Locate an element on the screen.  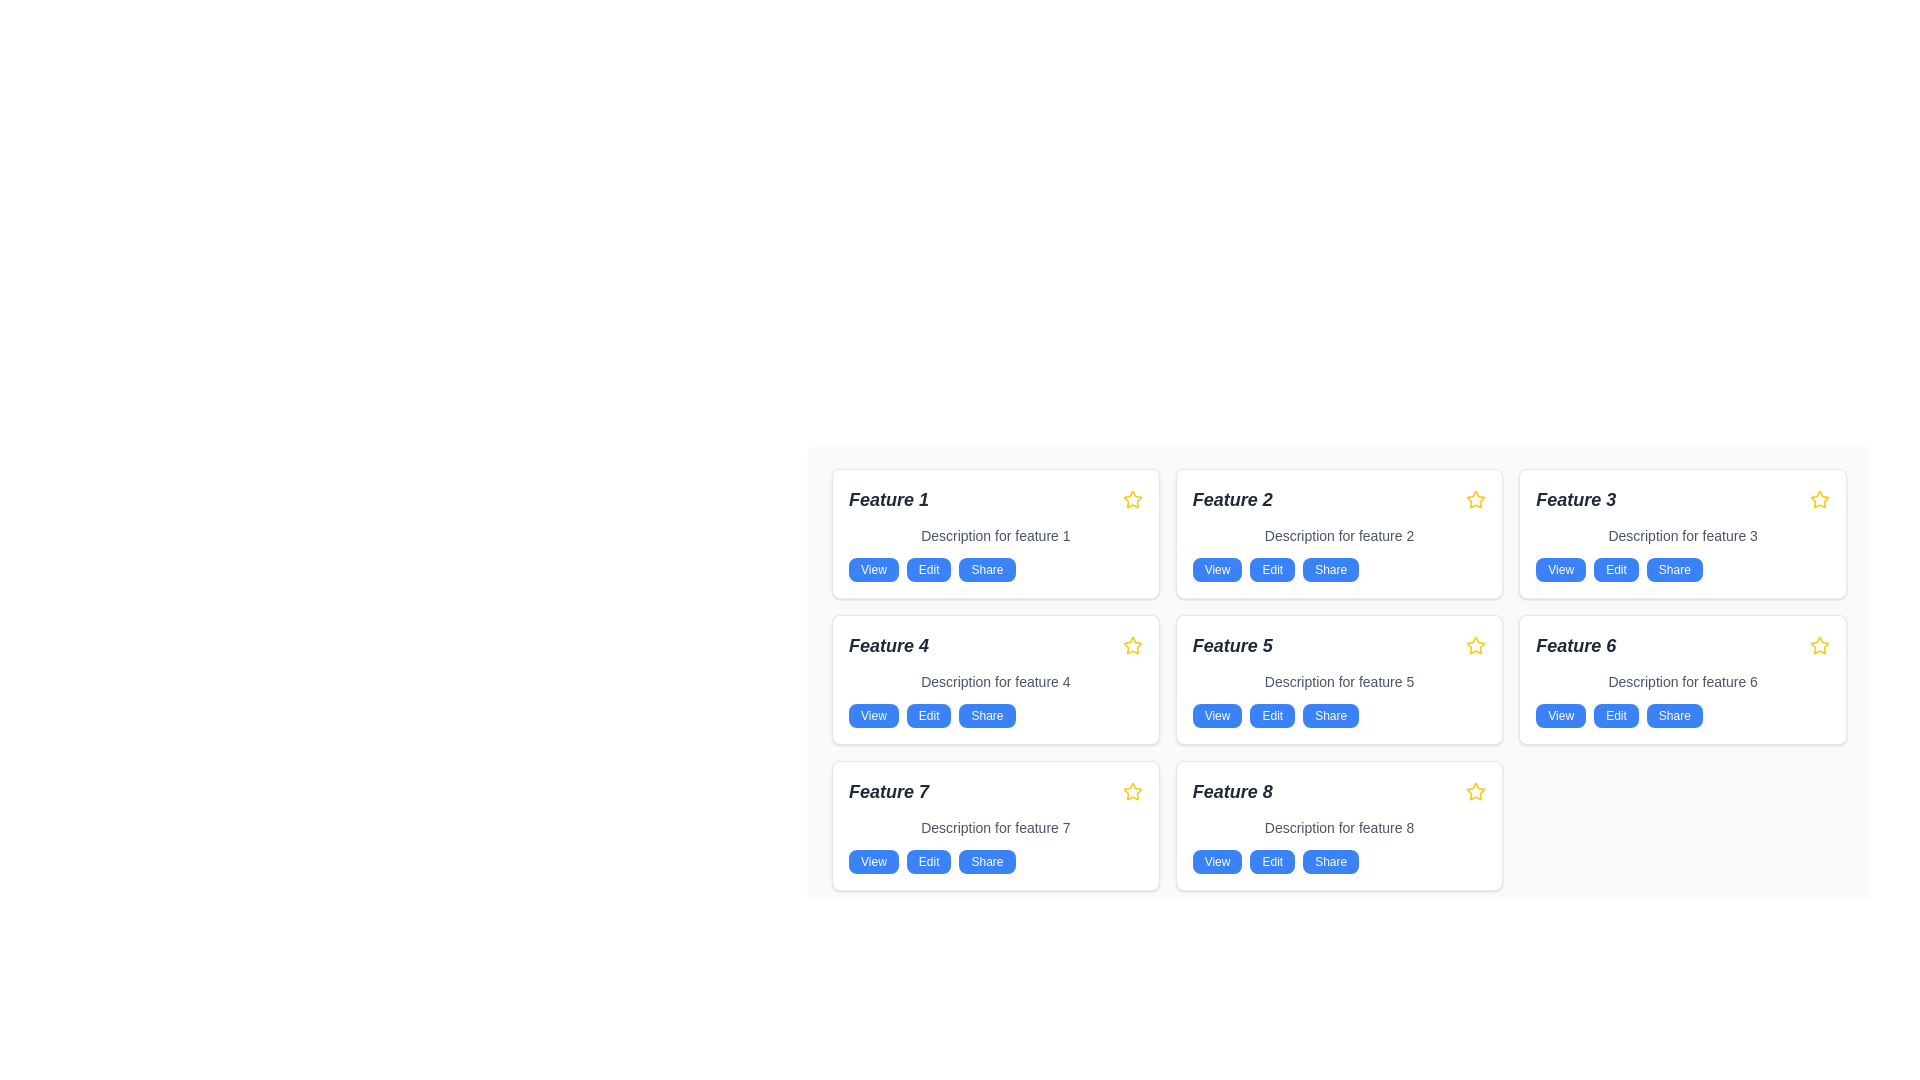
the text label at the top-left corner of the card in the third column of the grid to trigger tooltips is located at coordinates (1575, 499).